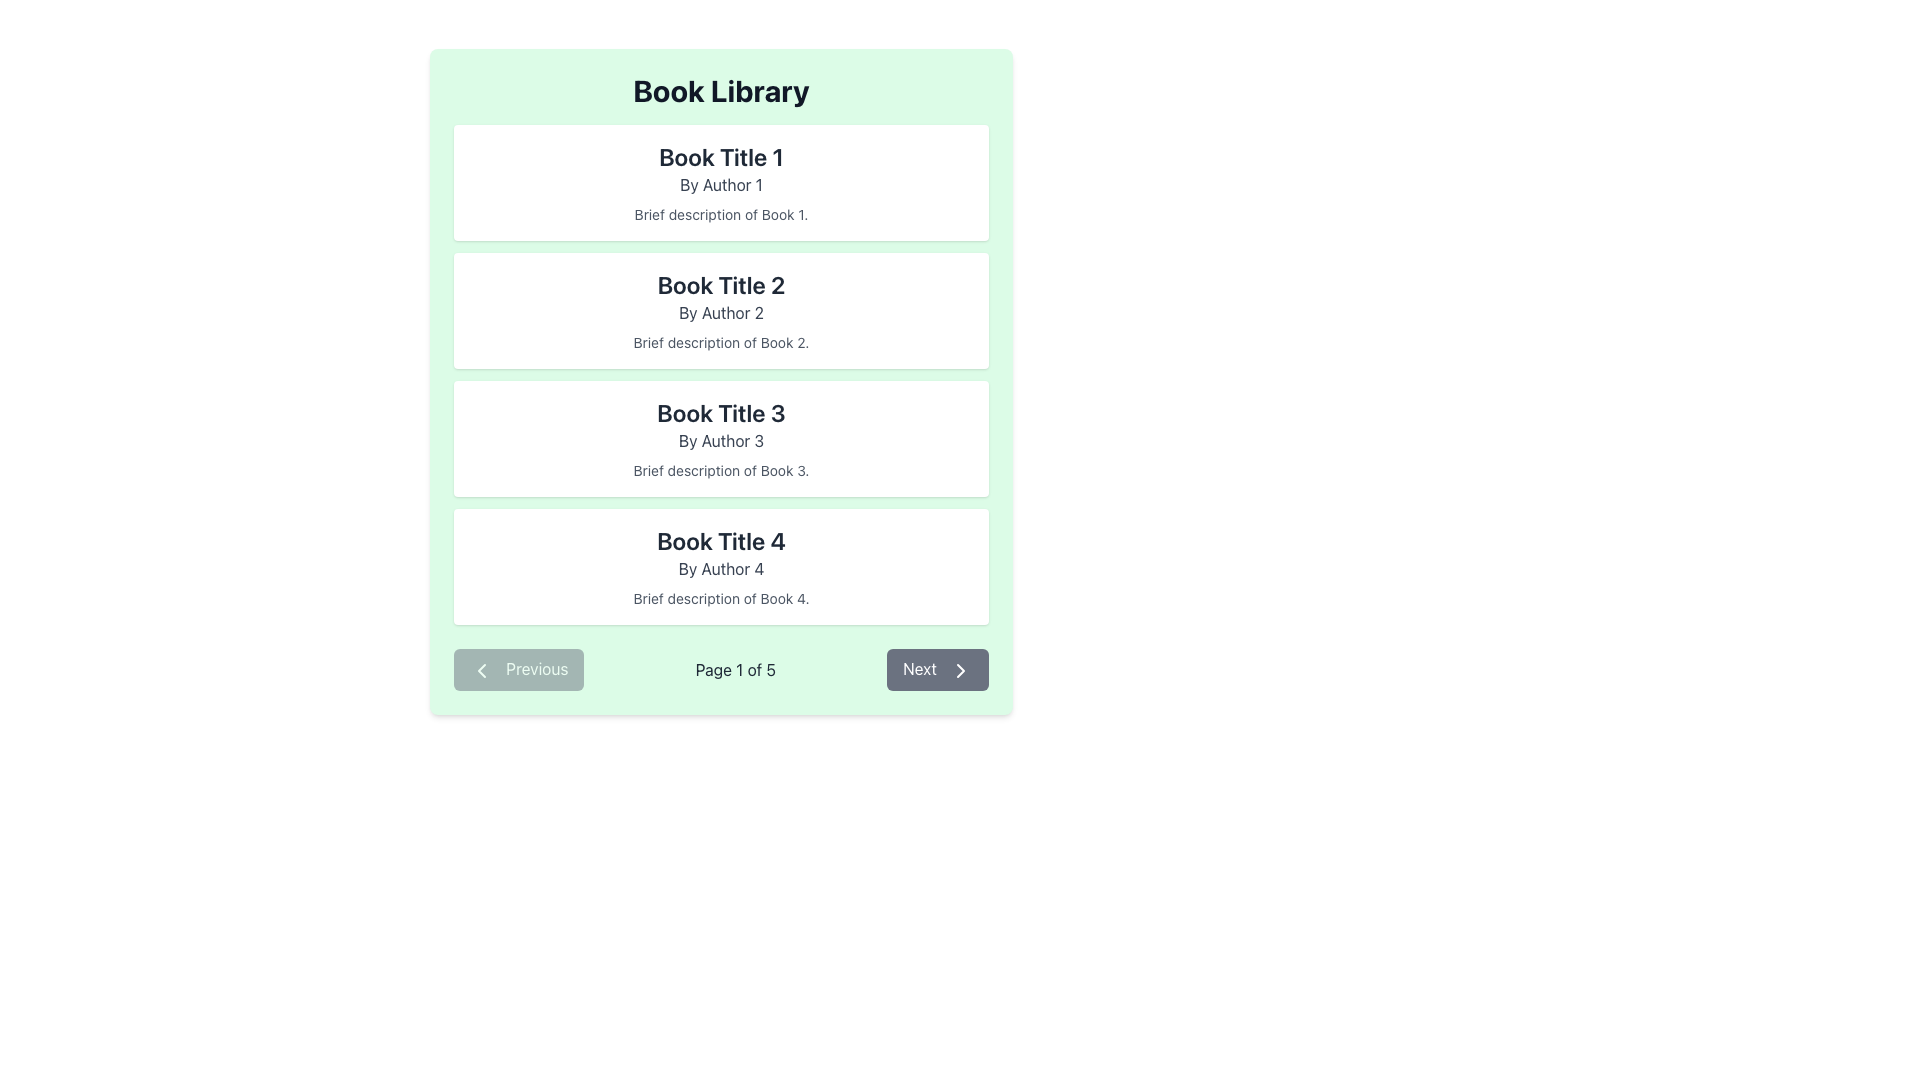 The image size is (1920, 1080). Describe the element at coordinates (734, 669) in the screenshot. I see `the pagination feedback text label located centrally between the 'Previous' and 'Next' buttons, which indicates the current page and total number of pages` at that location.